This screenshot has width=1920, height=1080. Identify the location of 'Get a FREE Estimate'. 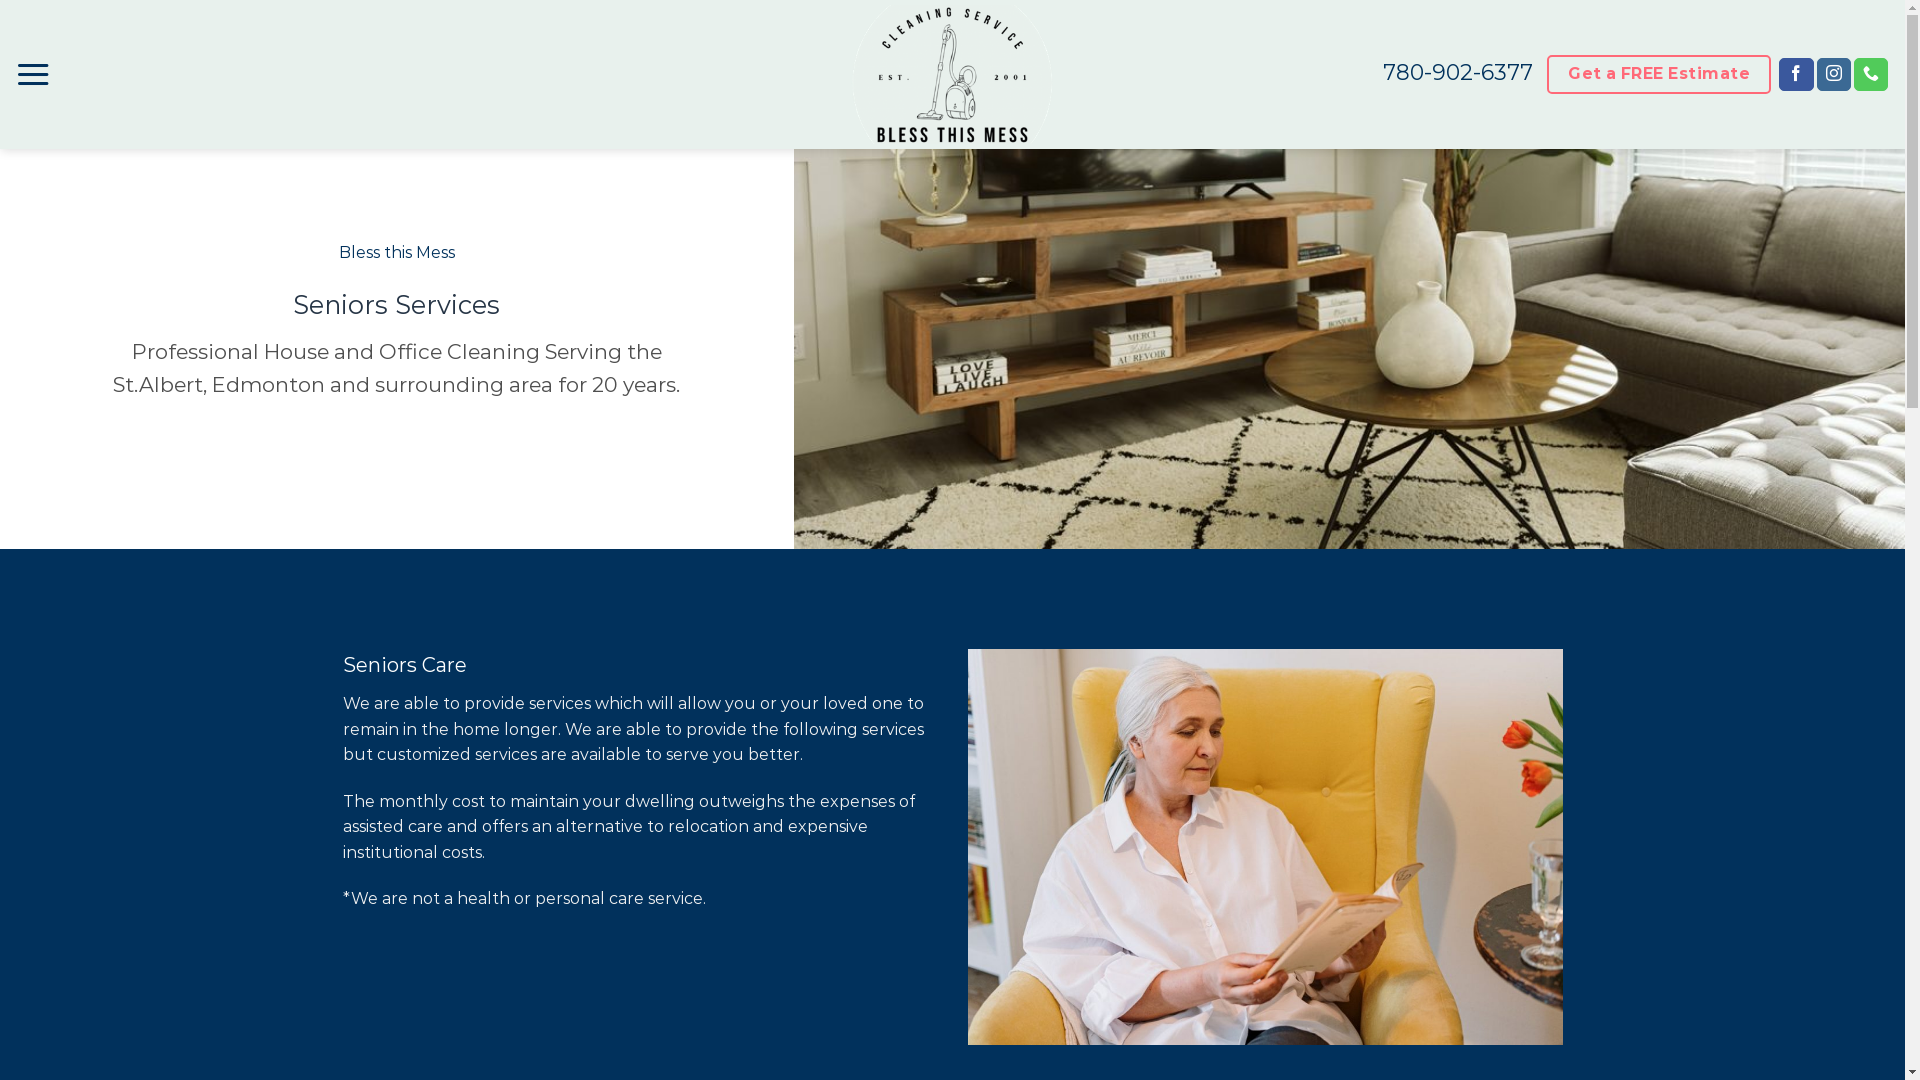
(1658, 73).